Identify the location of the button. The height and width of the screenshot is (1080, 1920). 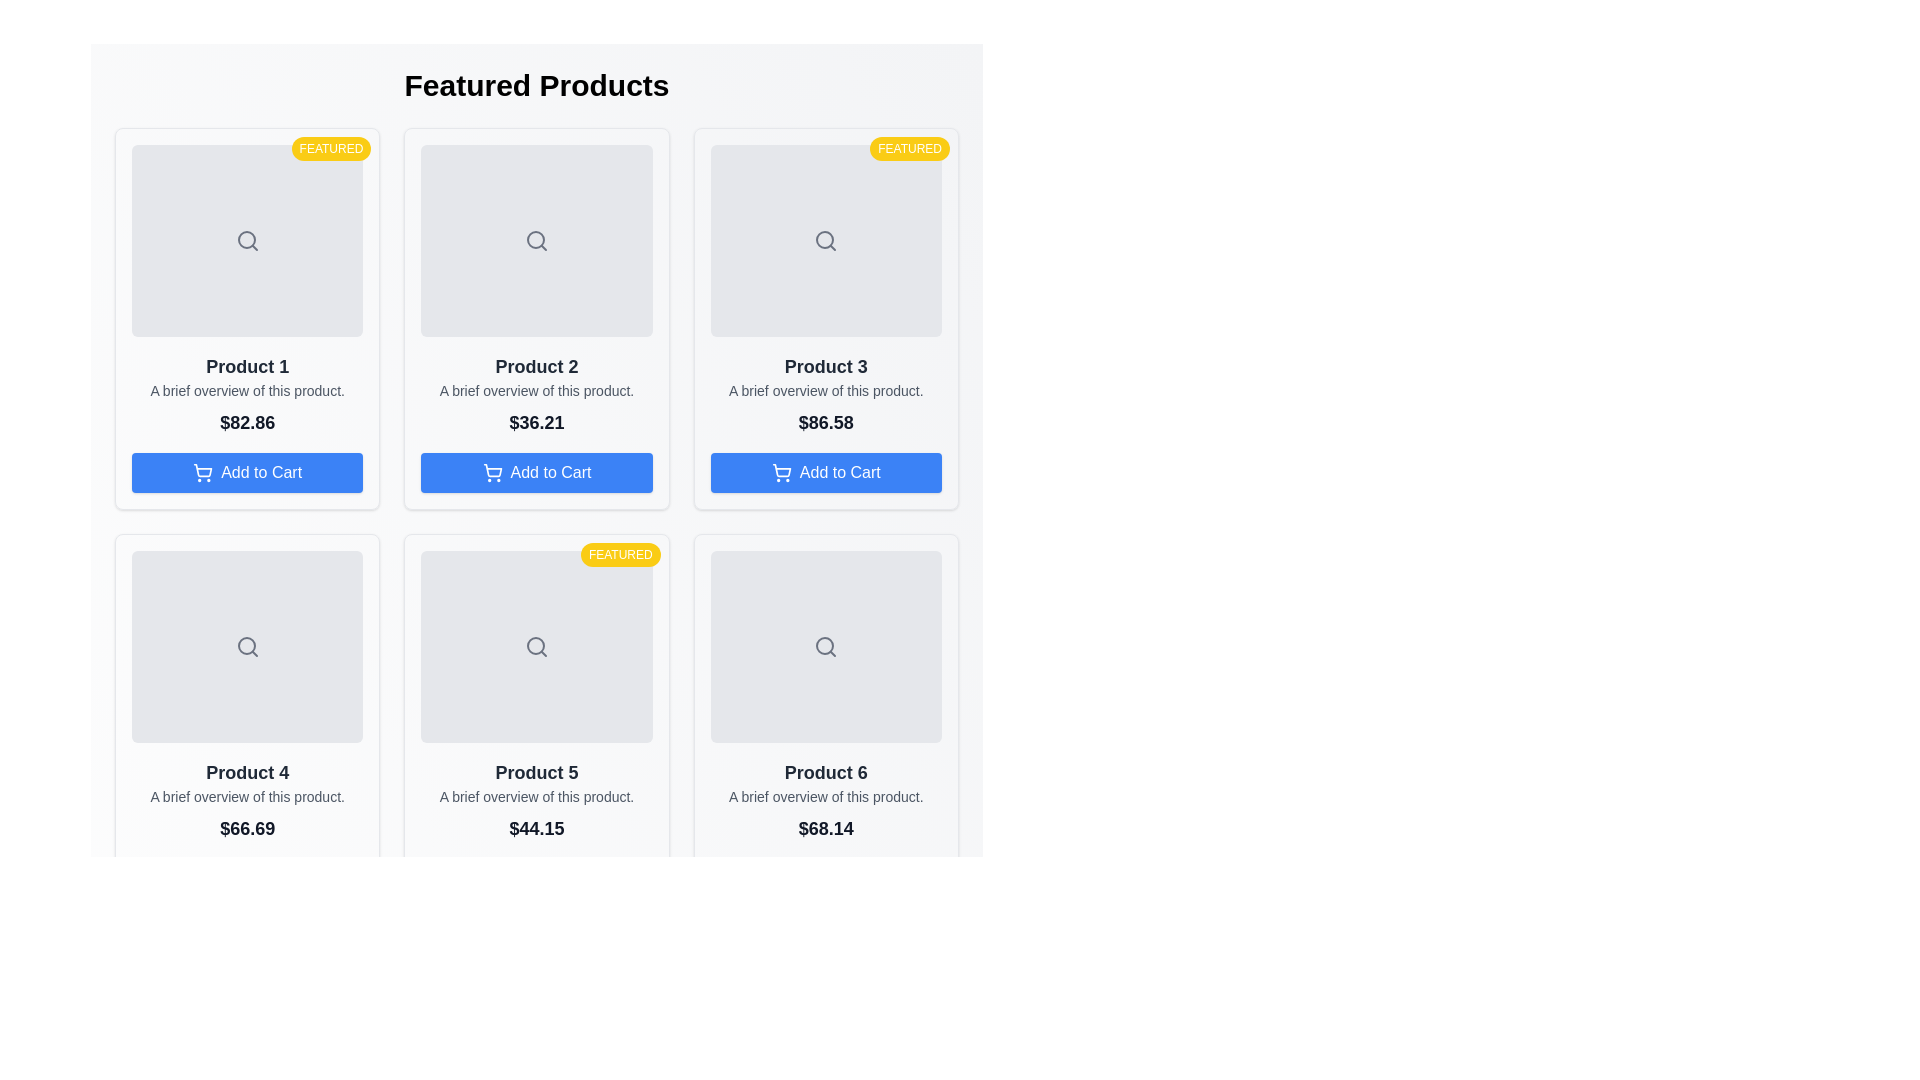
(246, 473).